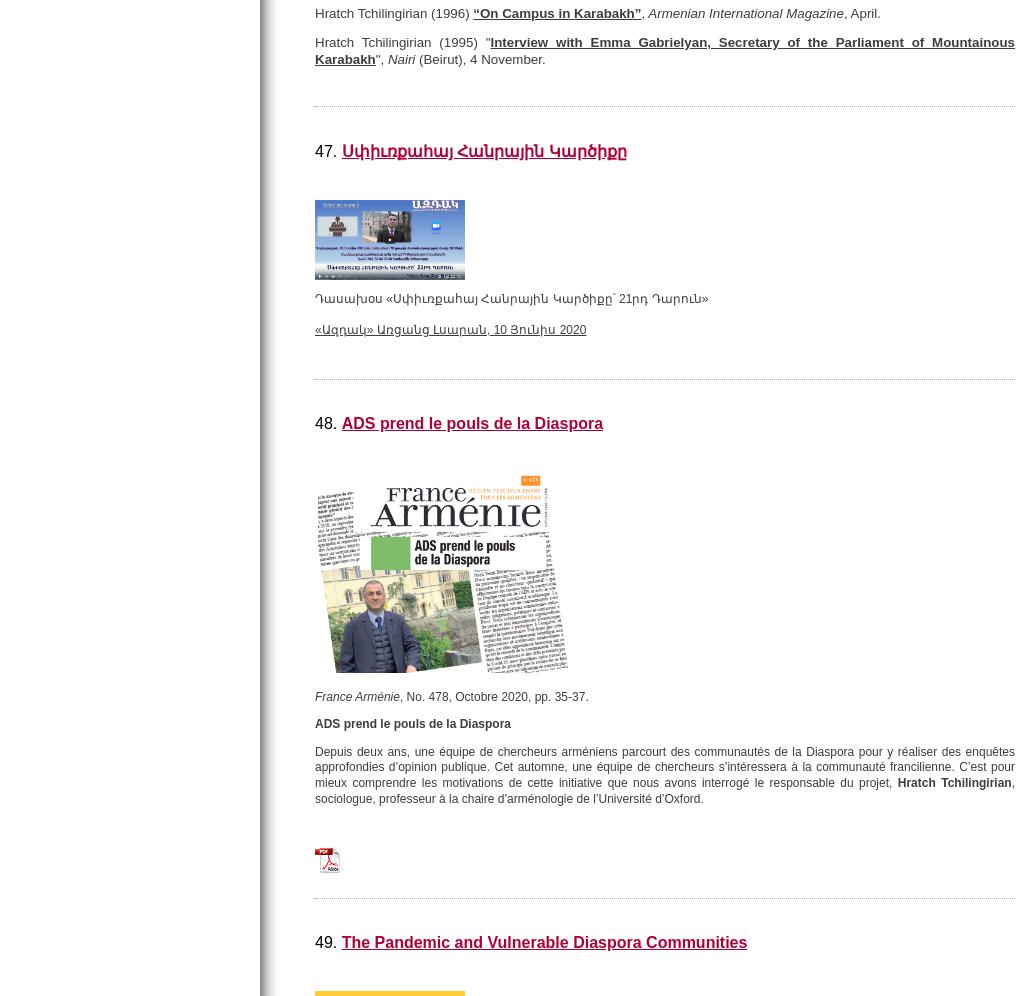  Describe the element at coordinates (393, 12) in the screenshot. I see `'Hratch Tchilingirian (1996)'` at that location.